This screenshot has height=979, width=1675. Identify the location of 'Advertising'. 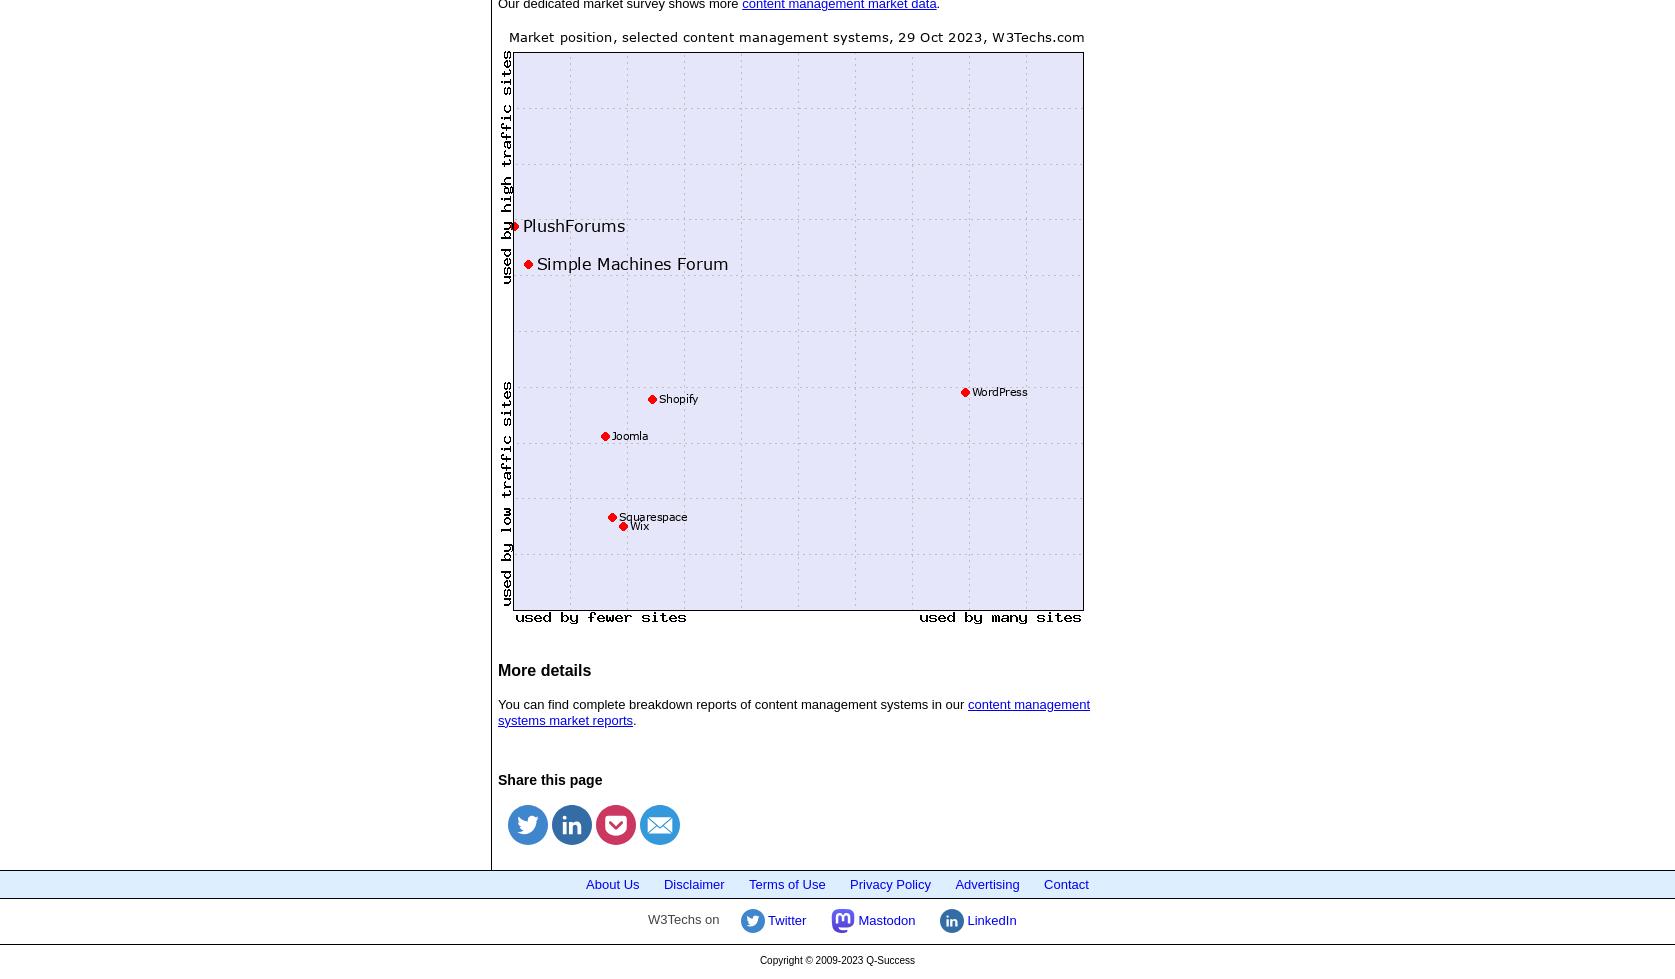
(986, 882).